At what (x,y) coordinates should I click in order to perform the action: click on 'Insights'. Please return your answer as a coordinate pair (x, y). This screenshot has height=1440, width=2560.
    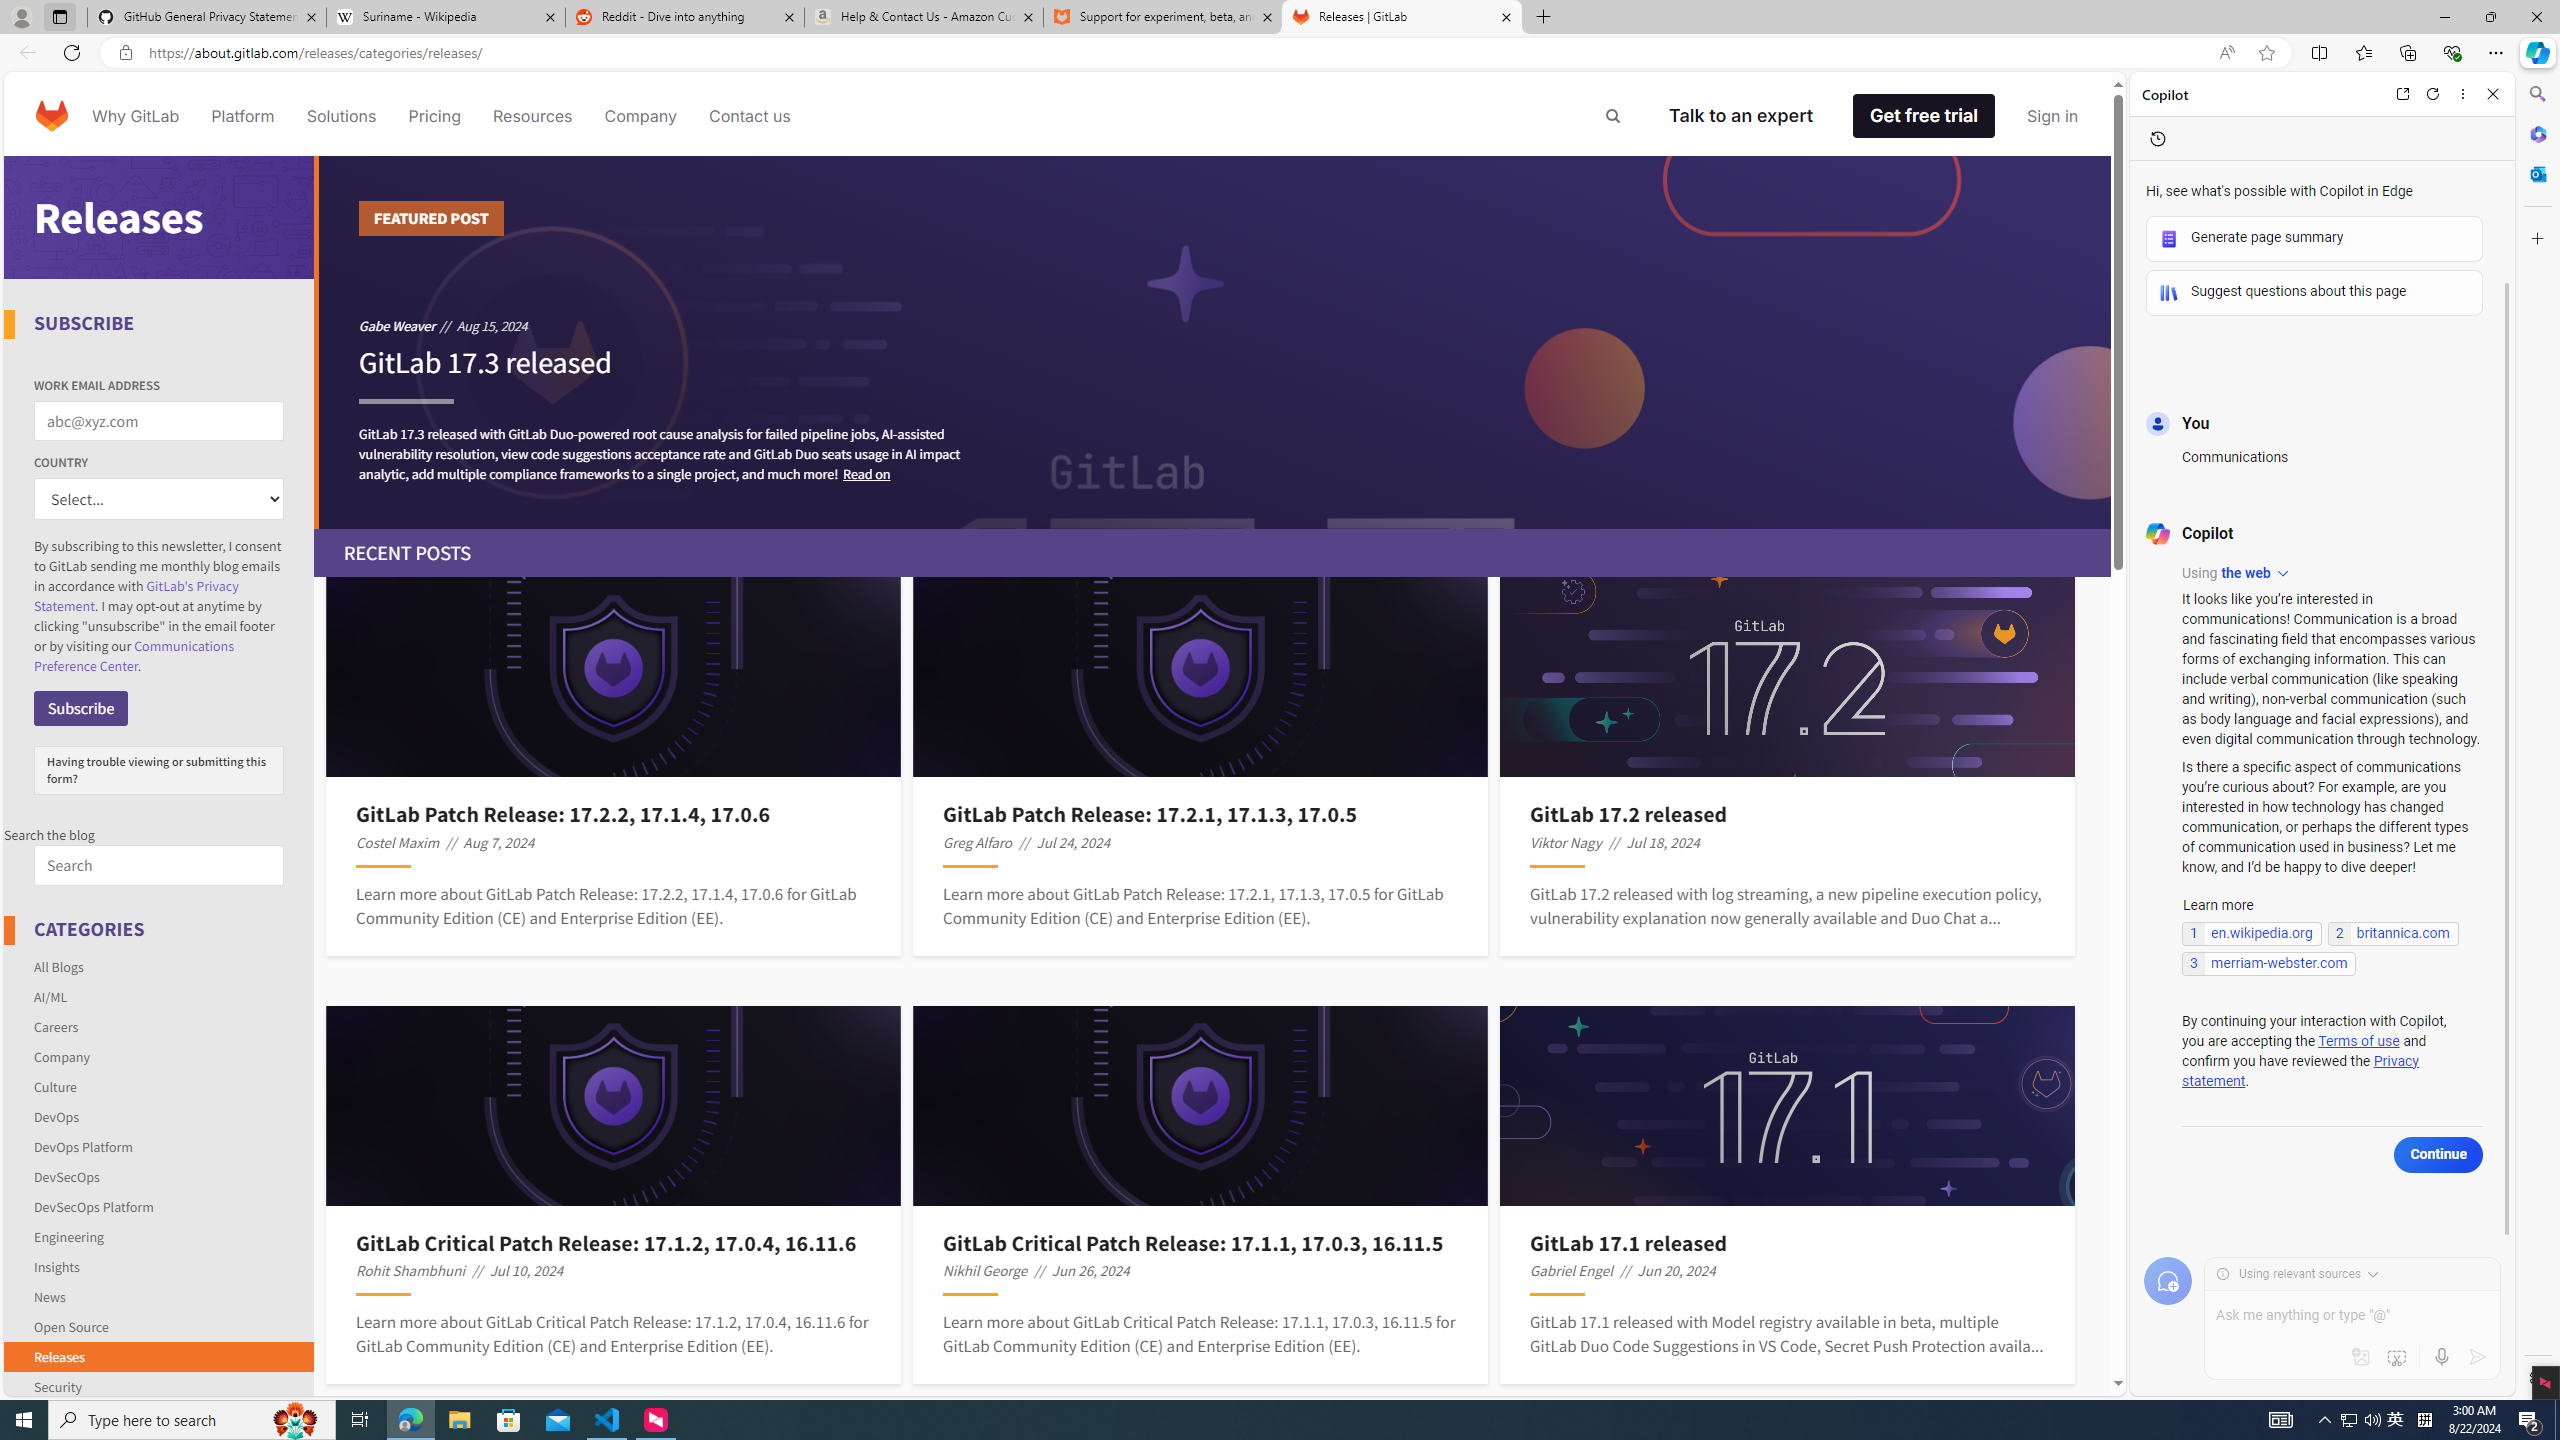
    Looking at the image, I should click on (56, 1265).